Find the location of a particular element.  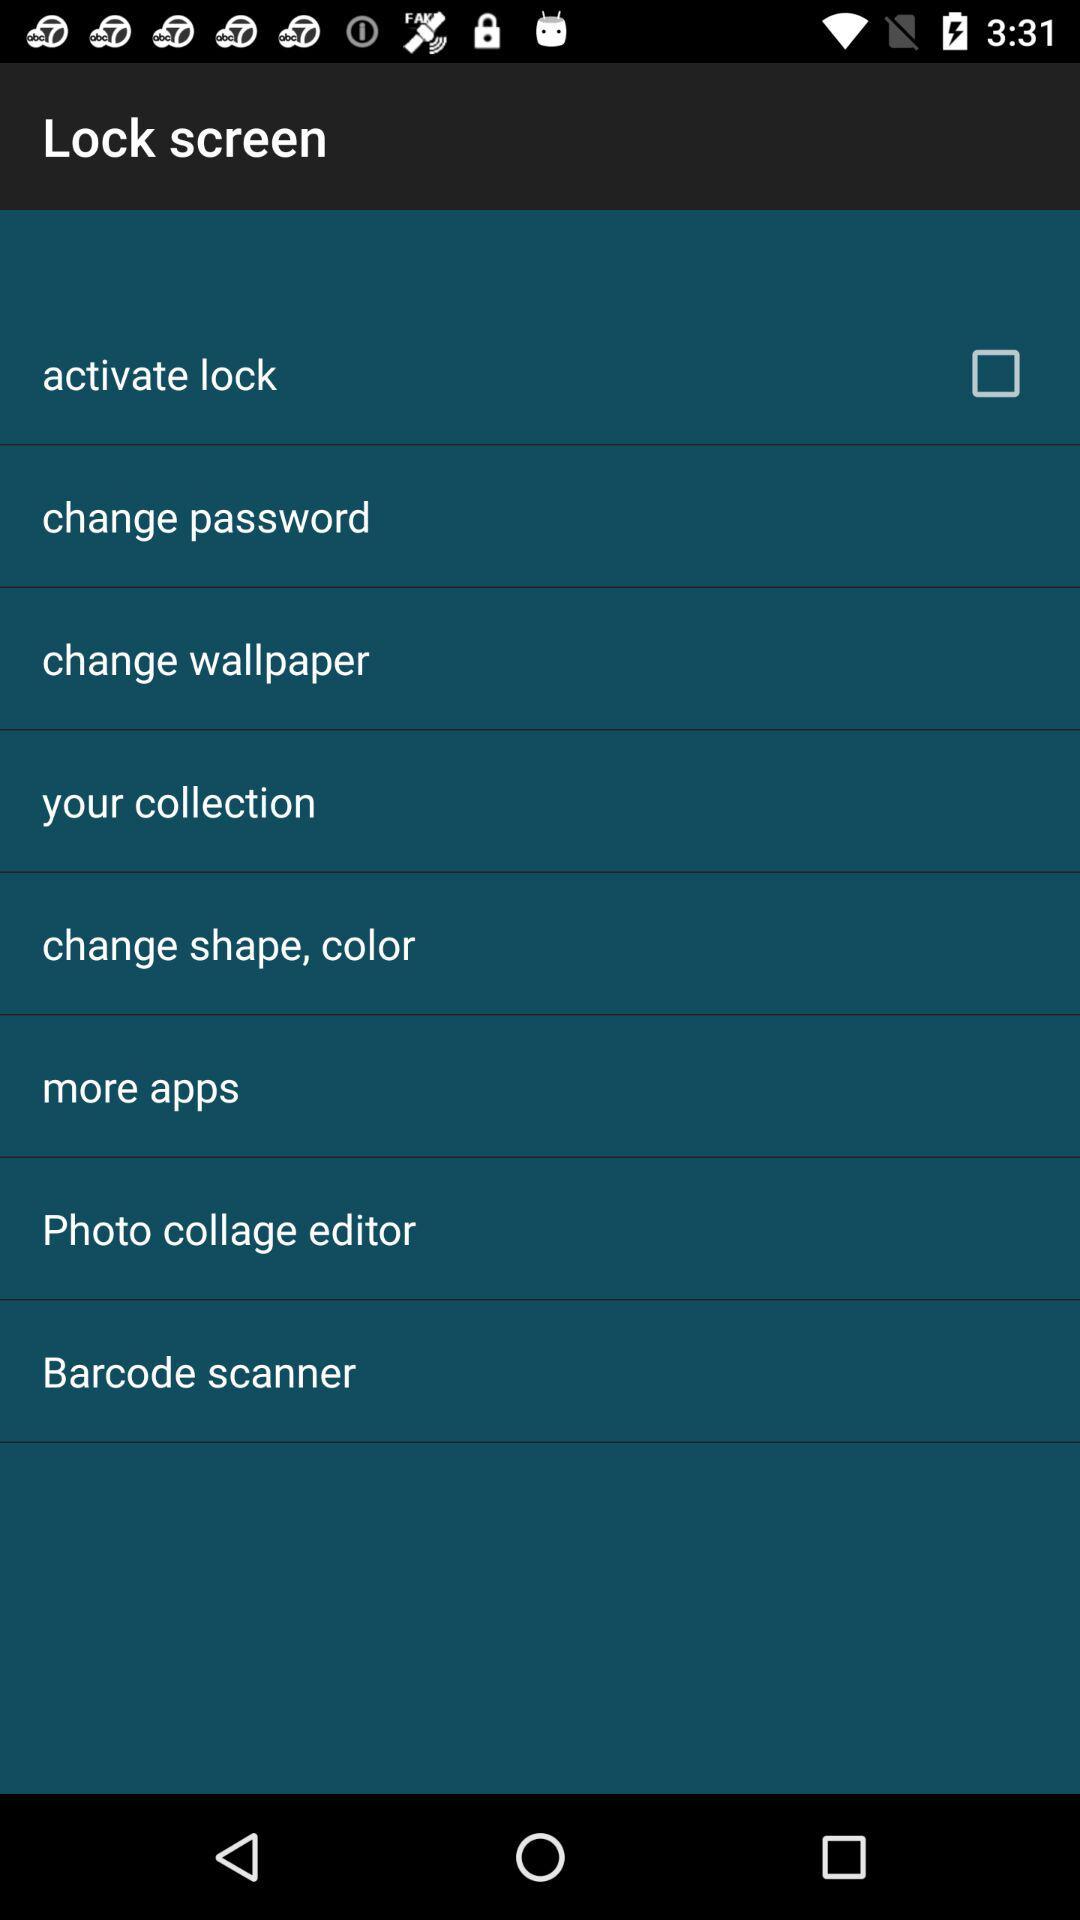

the app to the right of the activate lock app is located at coordinates (995, 373).